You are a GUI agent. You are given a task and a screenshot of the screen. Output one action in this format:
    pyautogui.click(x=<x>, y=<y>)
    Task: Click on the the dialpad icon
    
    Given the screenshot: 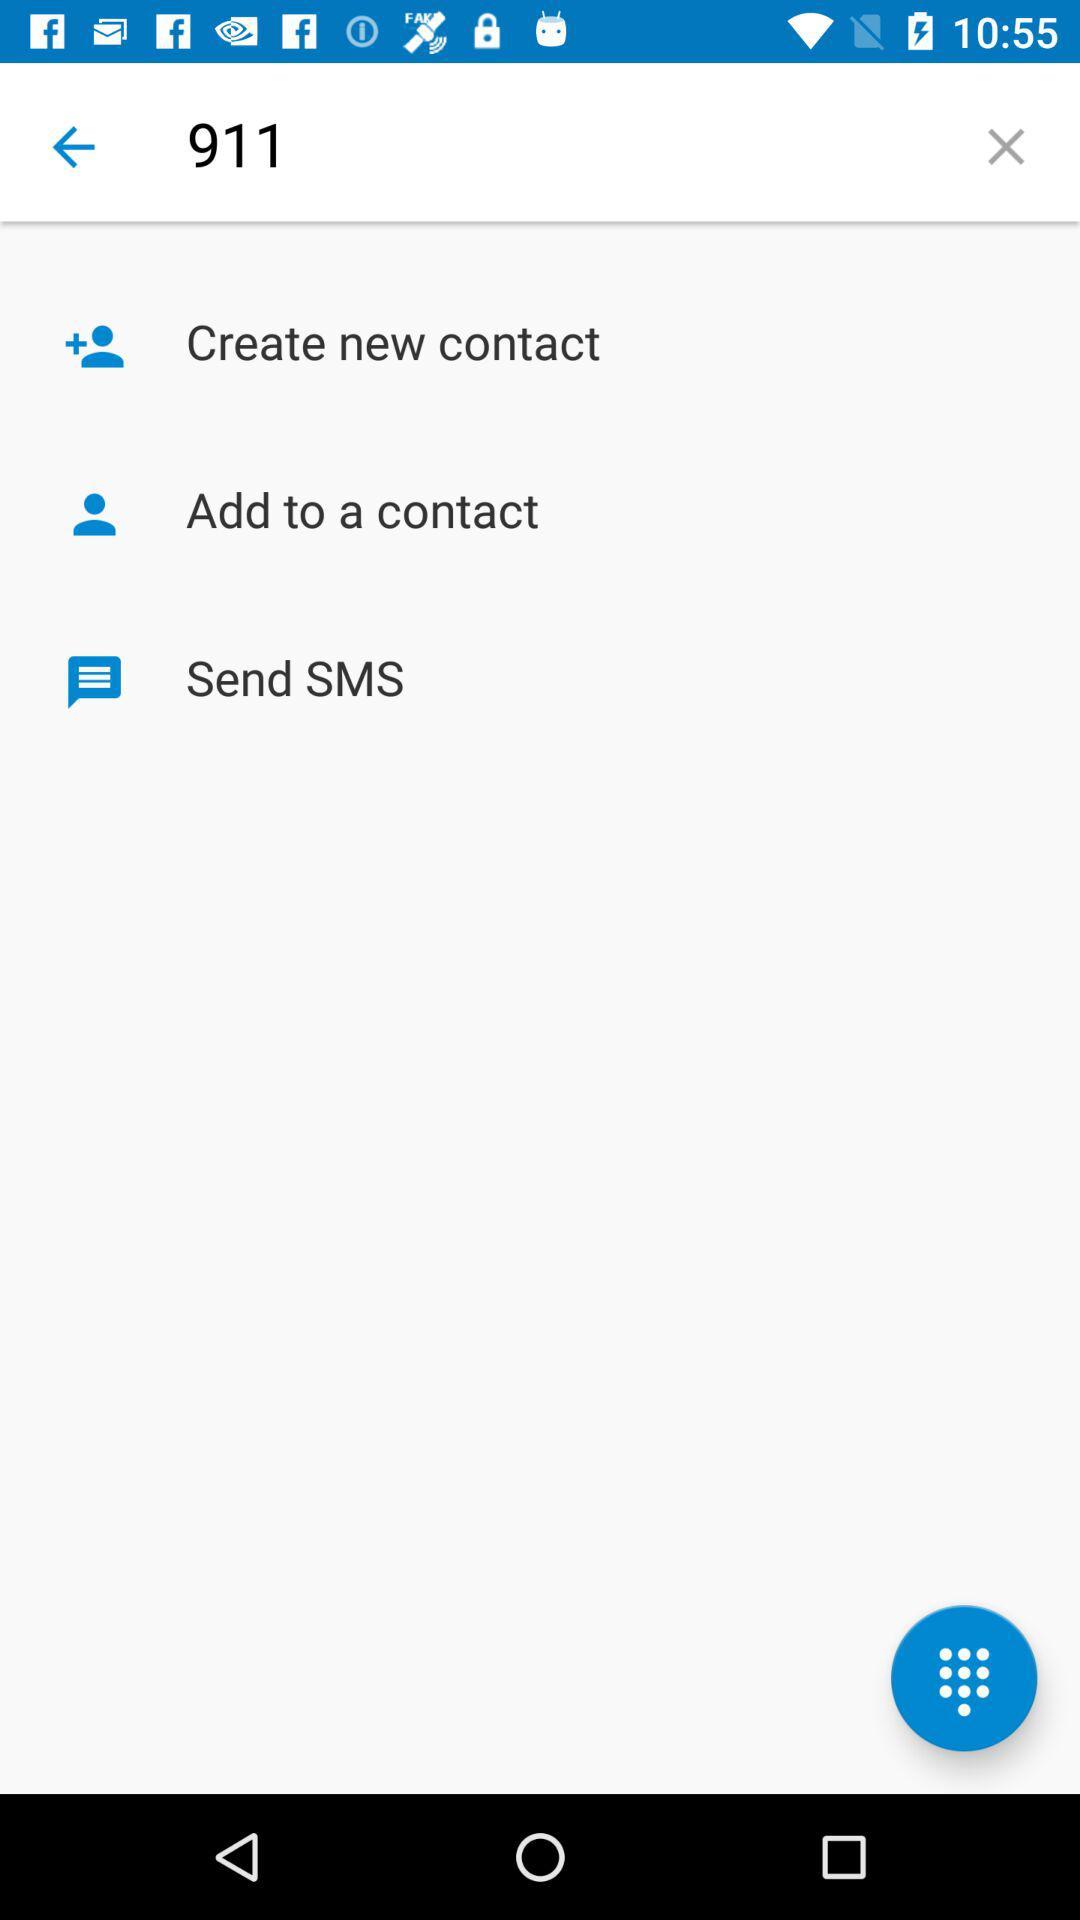 What is the action you would take?
    pyautogui.click(x=963, y=1678)
    